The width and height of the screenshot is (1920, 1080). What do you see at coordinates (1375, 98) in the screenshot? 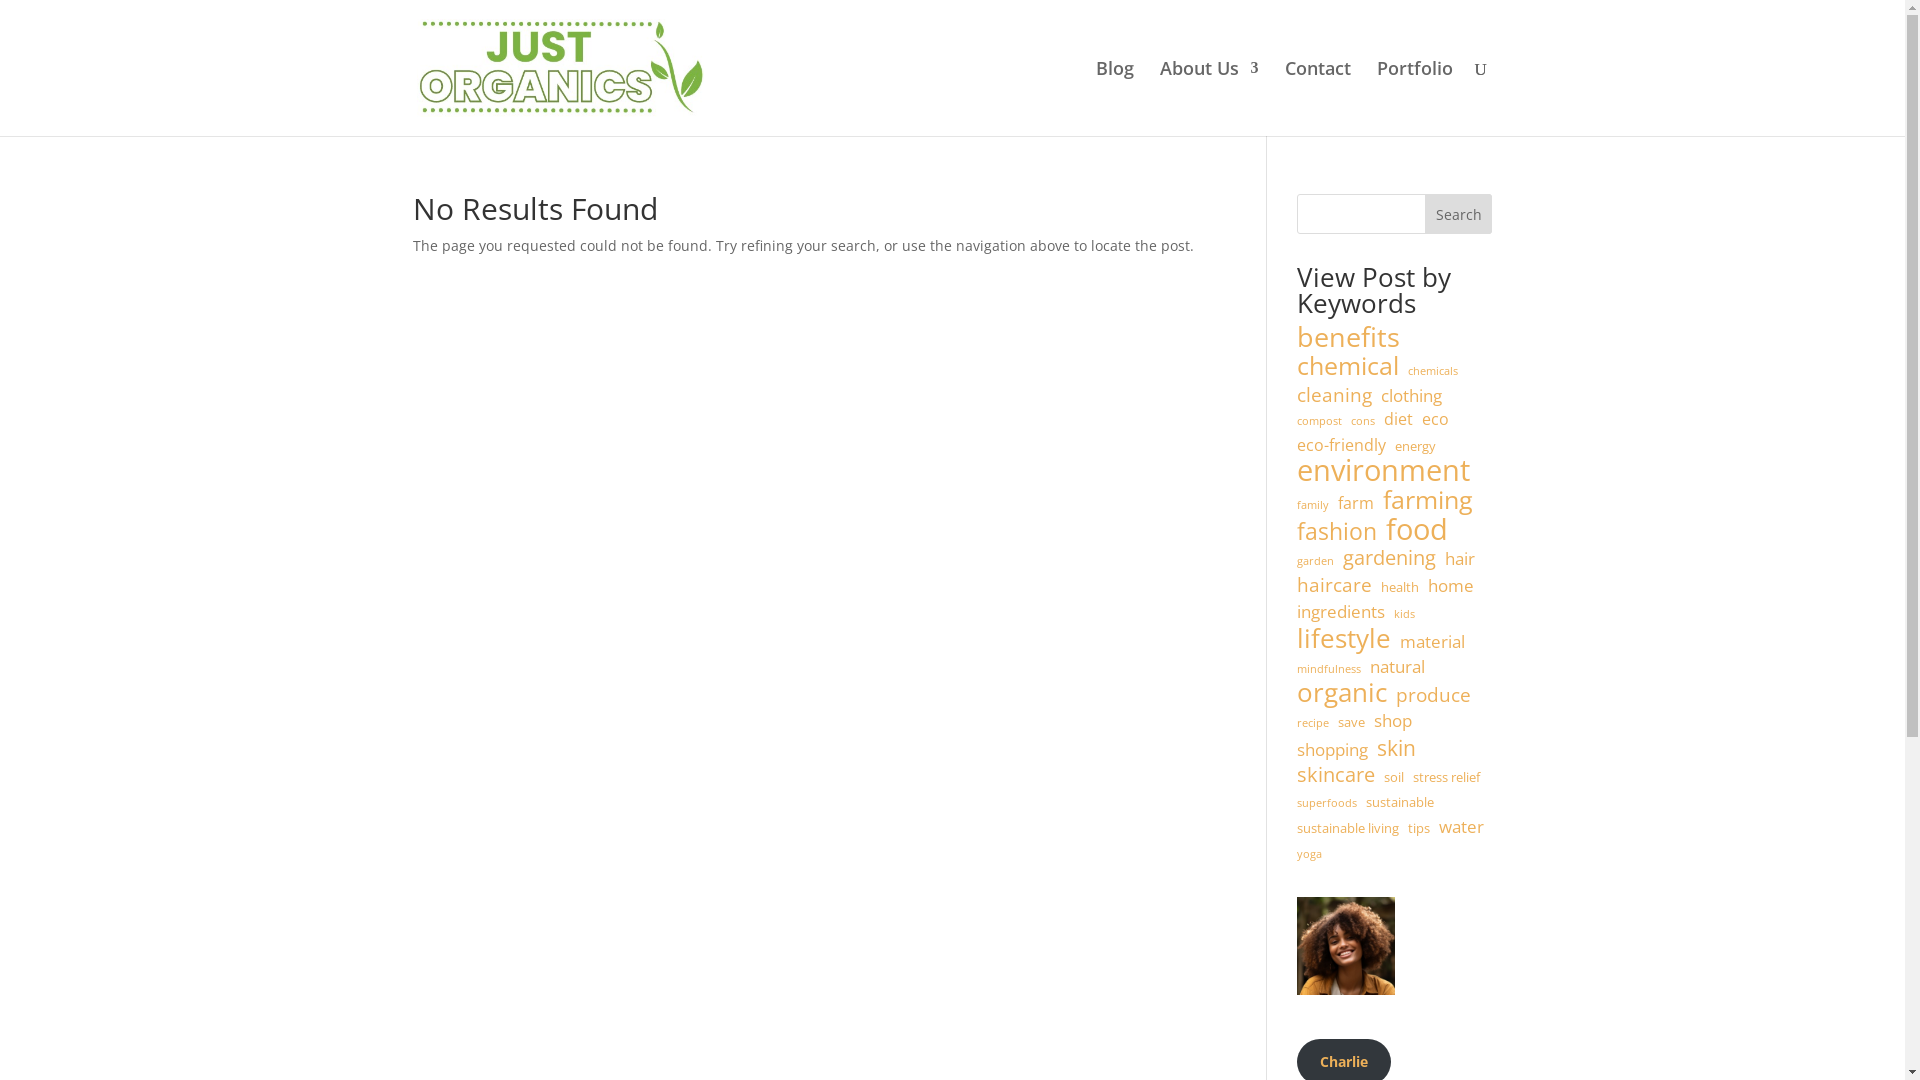
I see `'Portfolio'` at bounding box center [1375, 98].